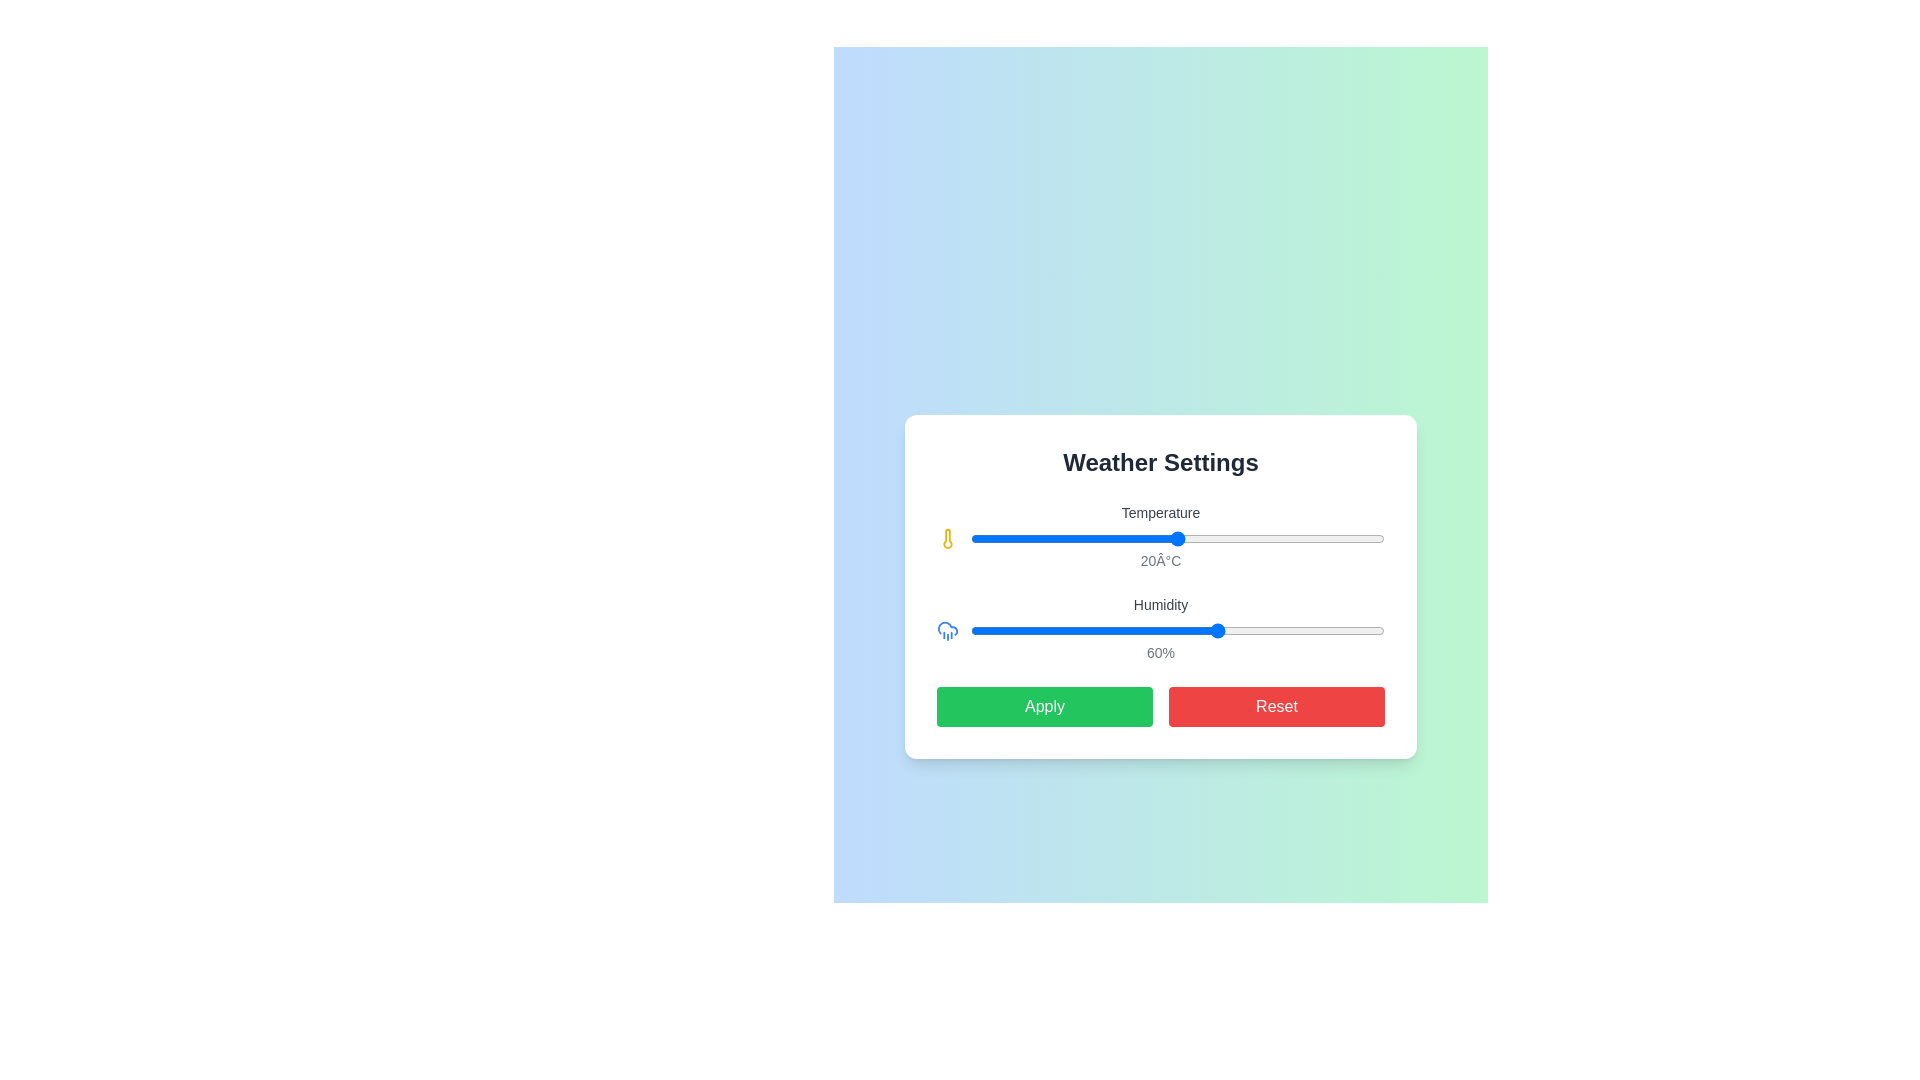 Image resolution: width=1920 pixels, height=1080 pixels. I want to click on the text label displaying '20°C' located below the temperature slider in the 'Weather Settings' interface, so click(1161, 560).